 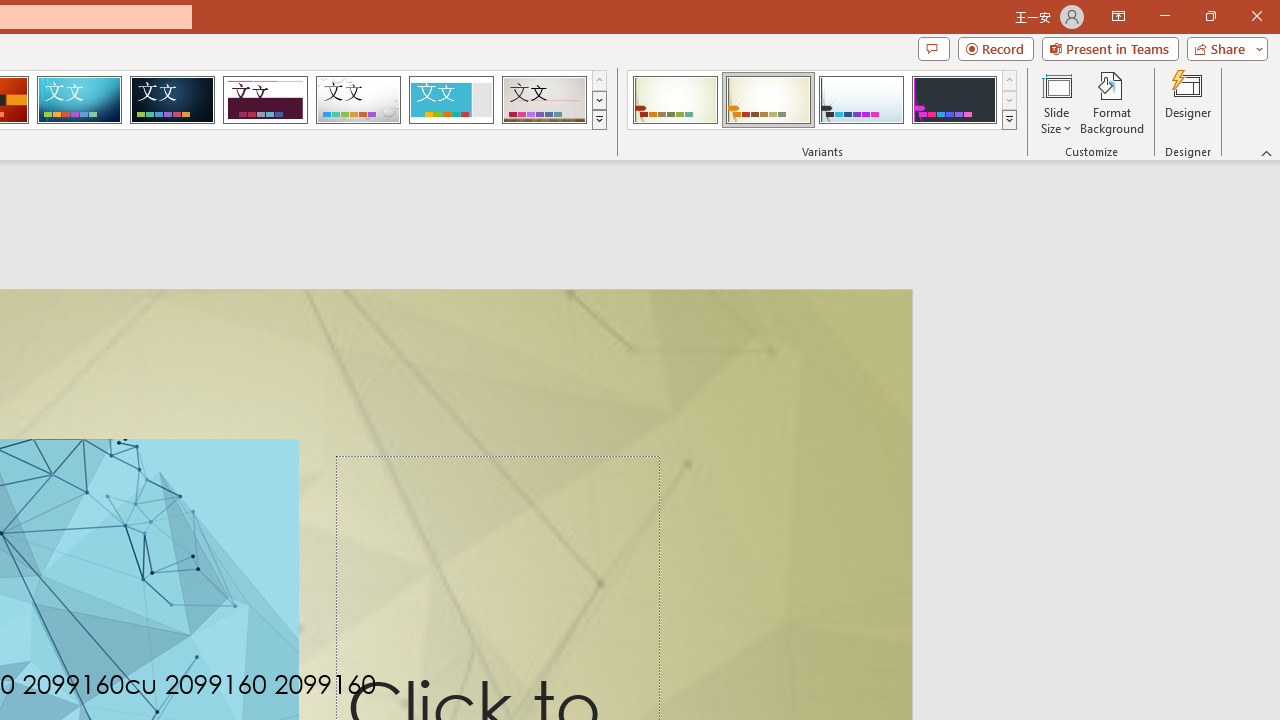 I want to click on 'Droplet Loading Preview...', so click(x=358, y=100).